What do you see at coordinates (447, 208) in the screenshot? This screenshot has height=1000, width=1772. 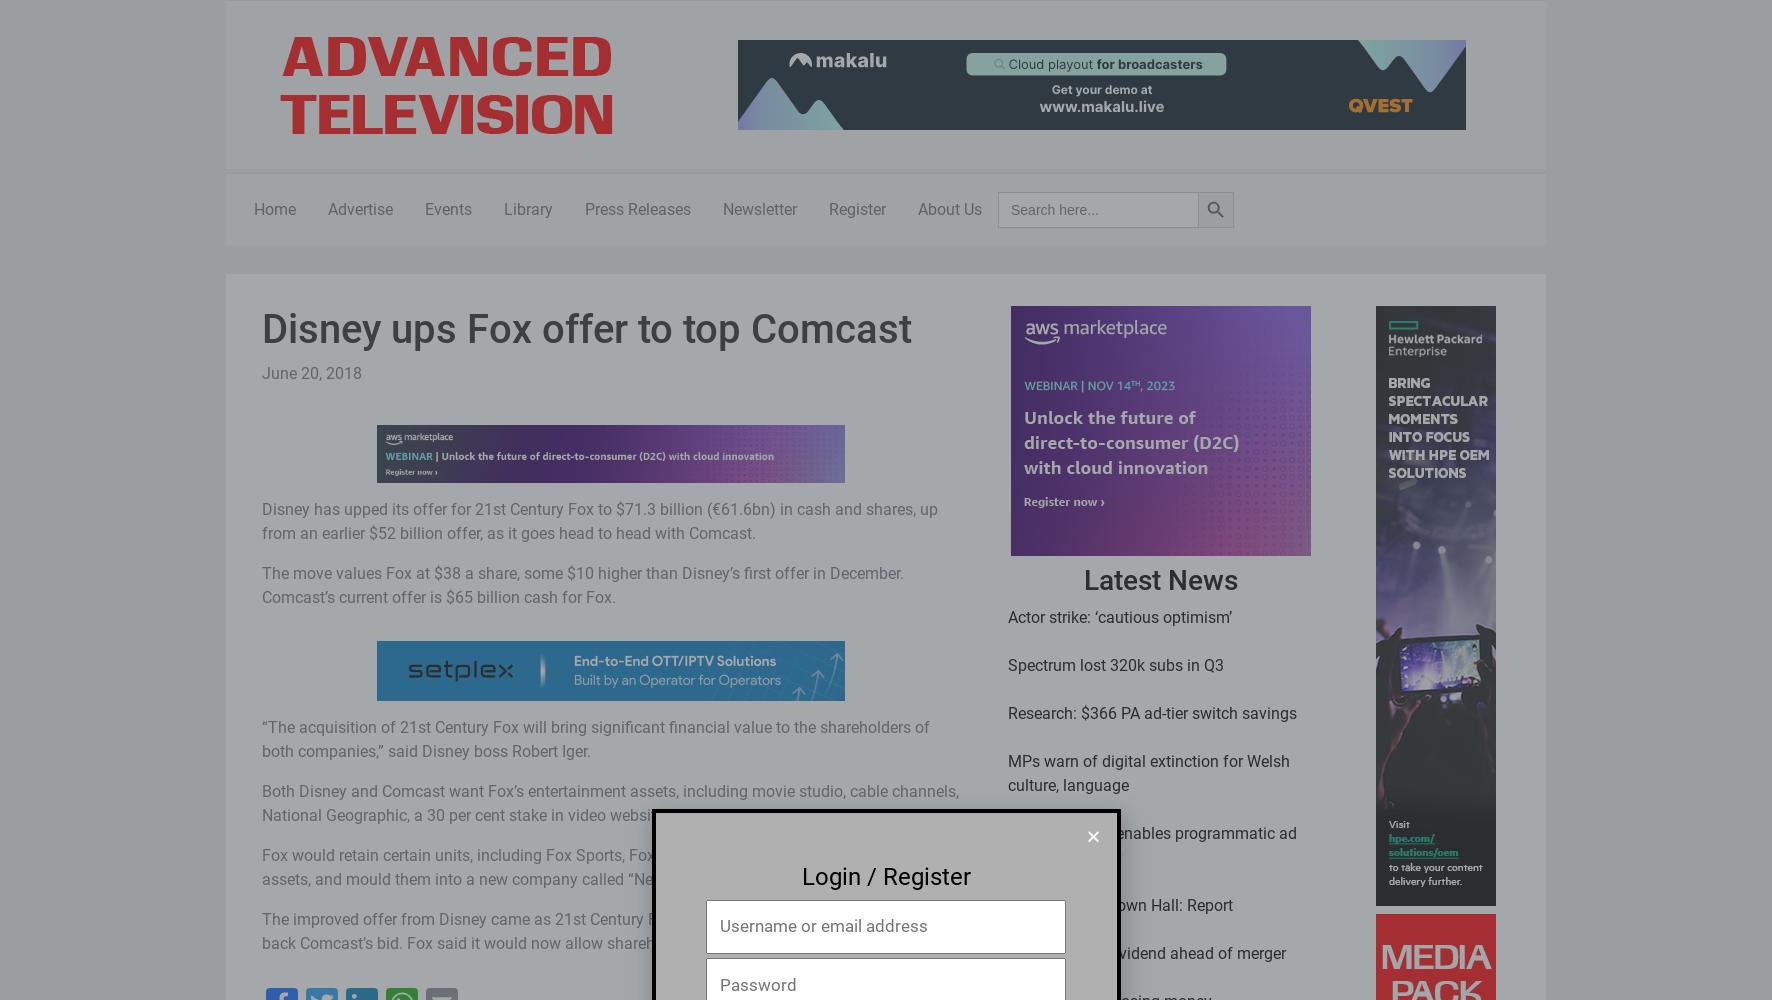 I see `'Events'` at bounding box center [447, 208].